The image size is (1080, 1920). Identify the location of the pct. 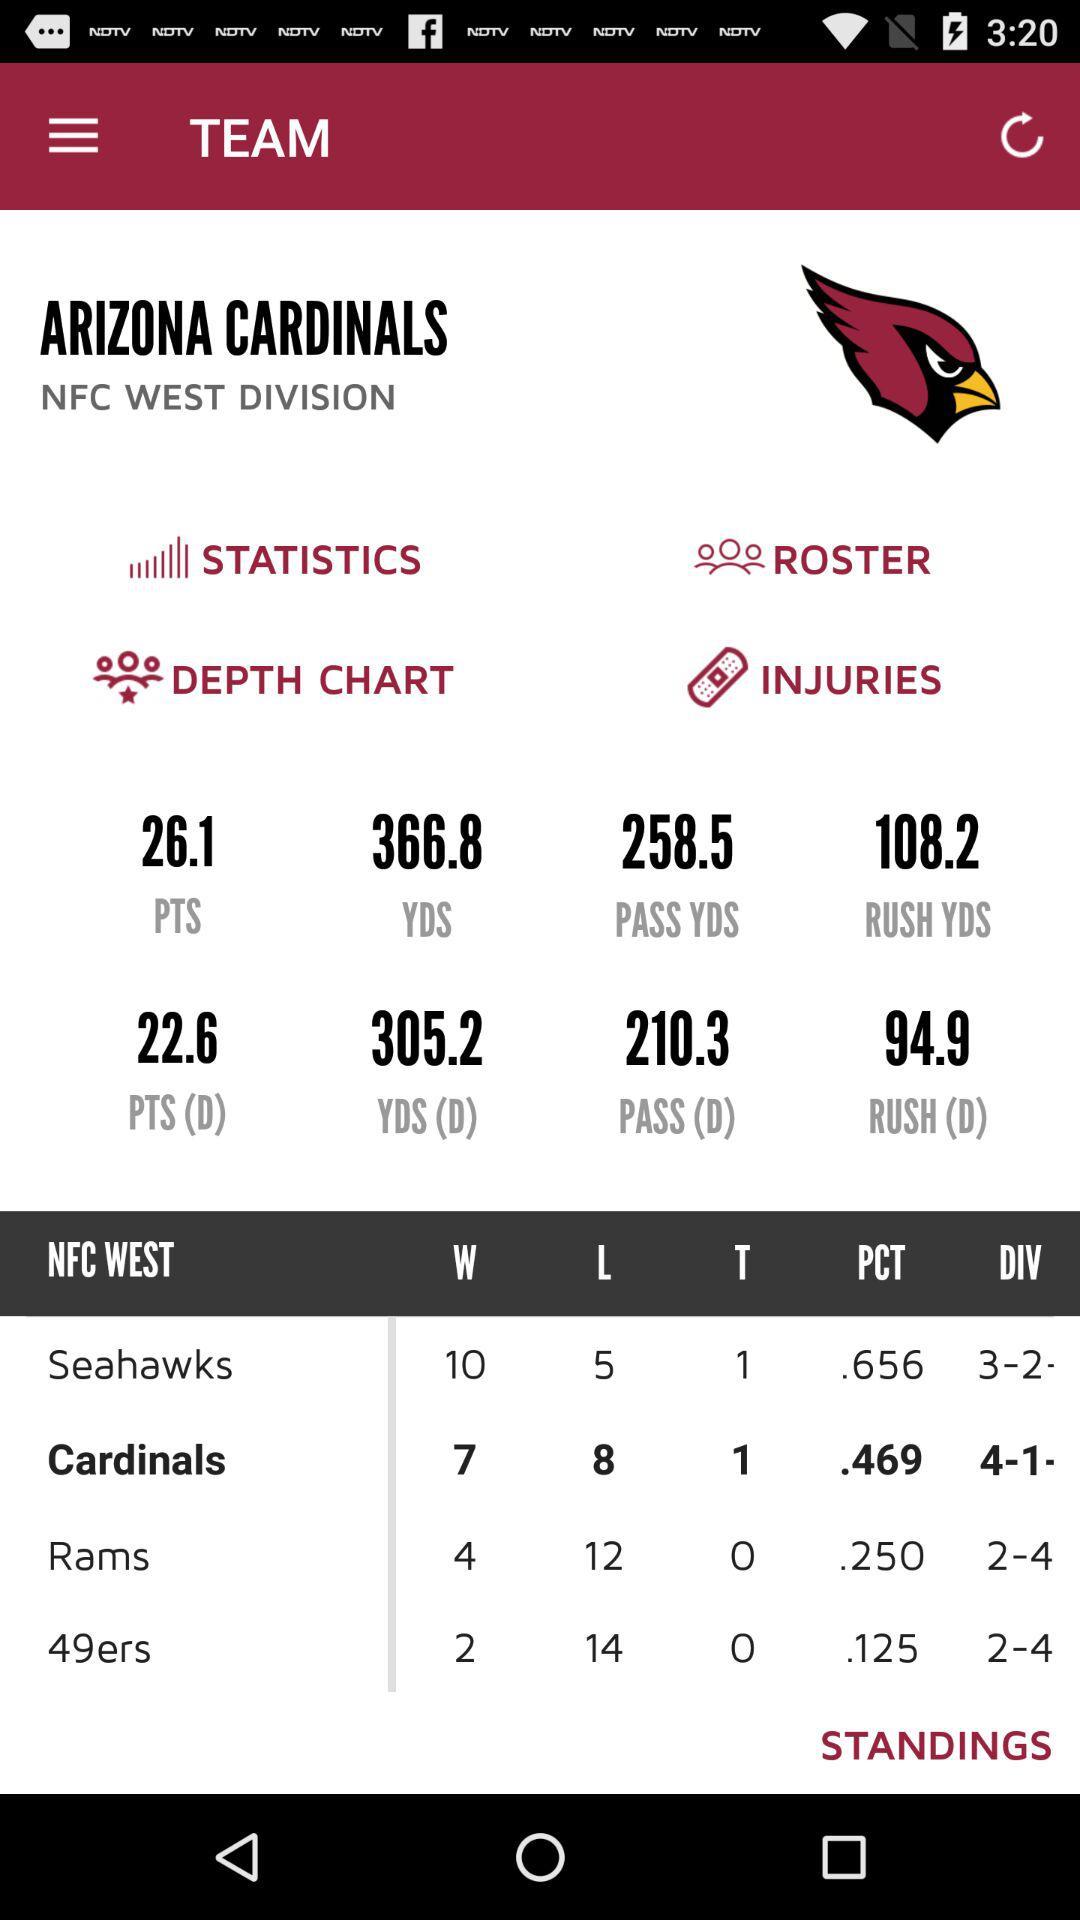
(880, 1262).